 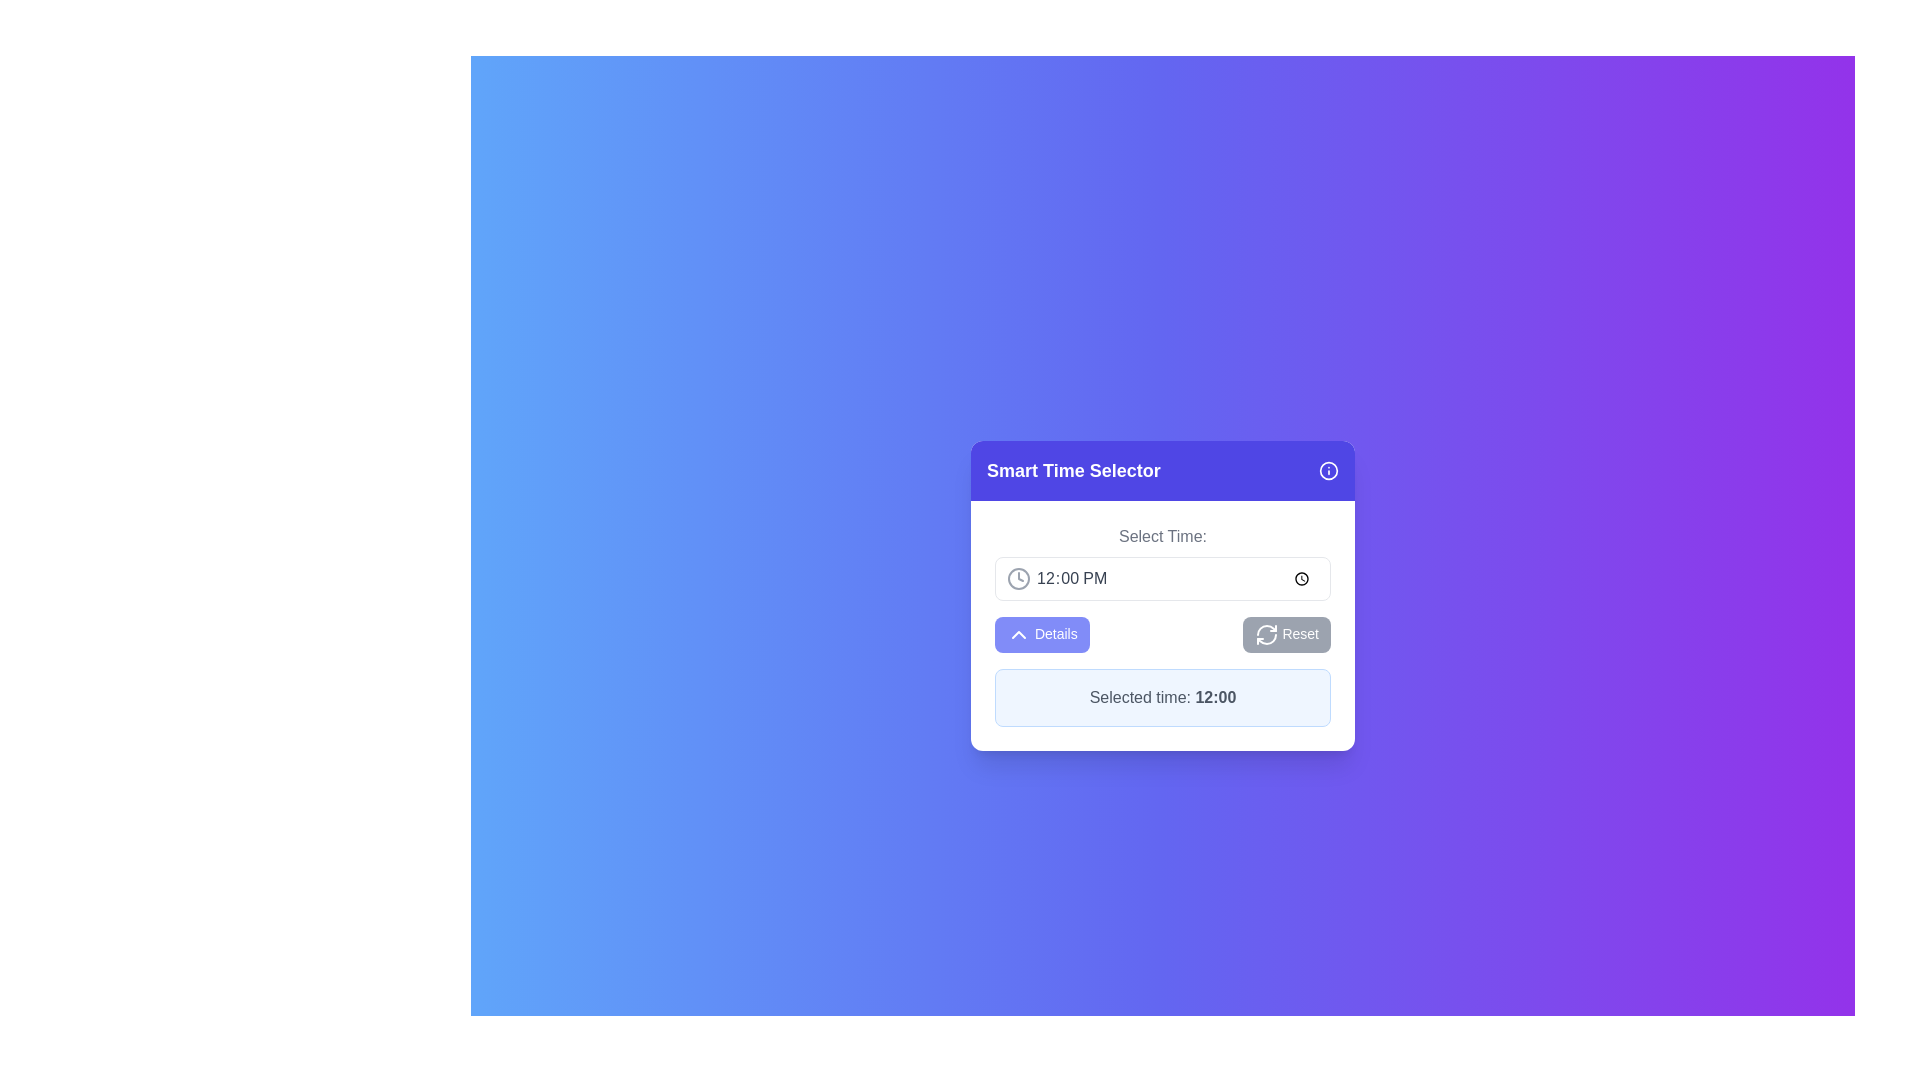 What do you see at coordinates (1072, 470) in the screenshot?
I see `the static text label that serves as the title of the modal dialog, located in the top-left section of the modal's header` at bounding box center [1072, 470].